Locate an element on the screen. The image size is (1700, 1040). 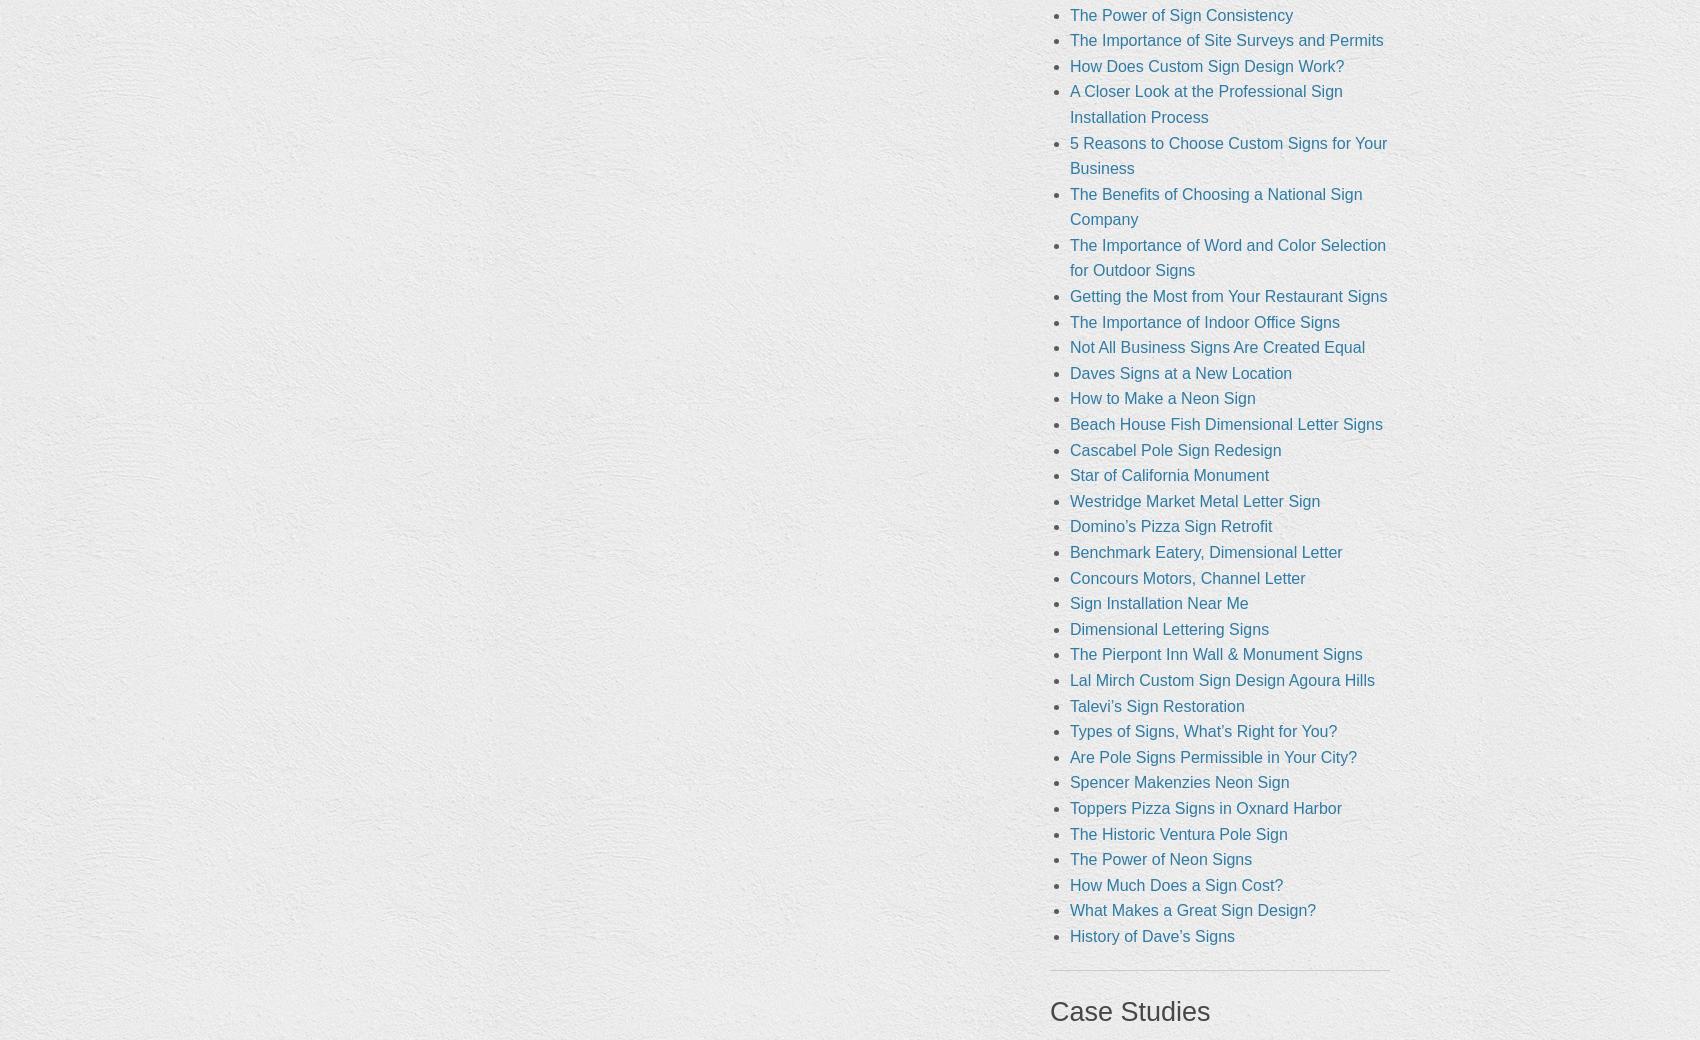
'Westridge Market Metal Letter Sign' is located at coordinates (1193, 500).